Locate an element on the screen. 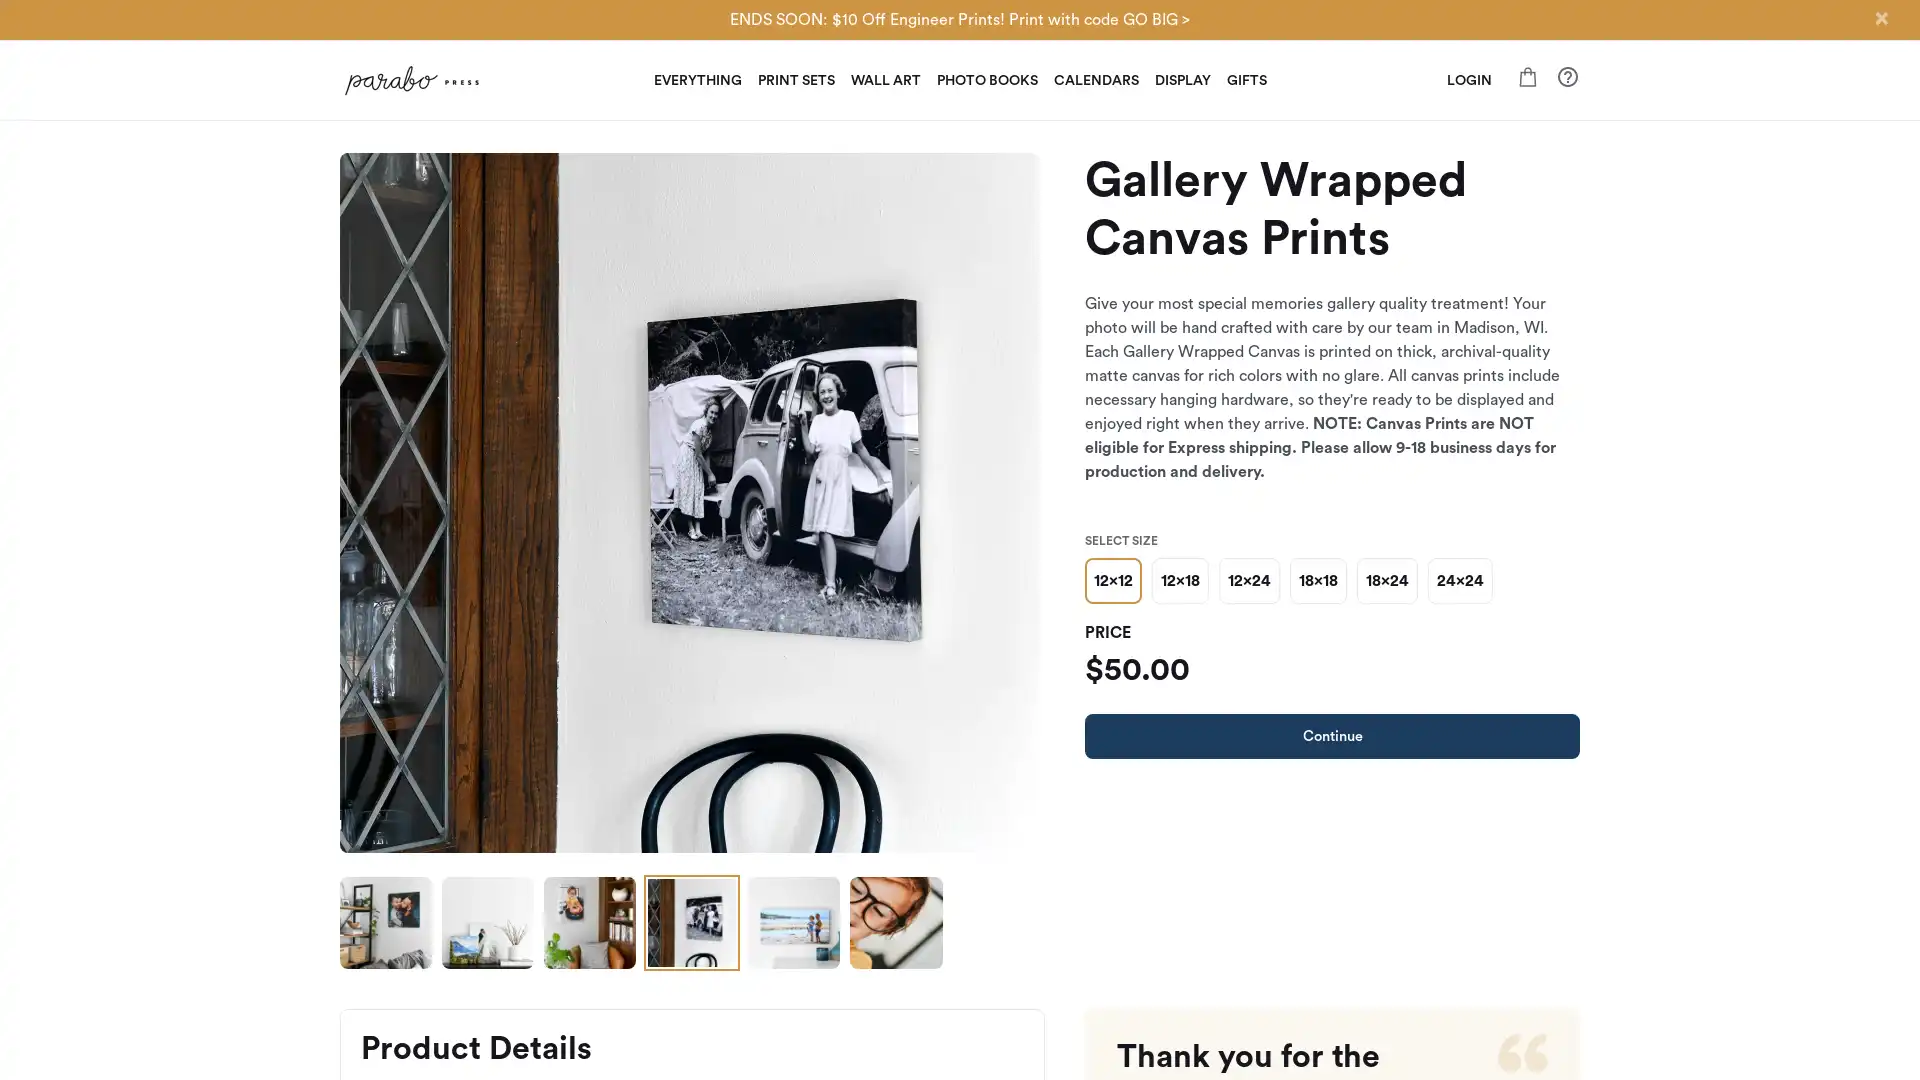 This screenshot has height=1080, width=1920. Continue is located at coordinates (1332, 736).